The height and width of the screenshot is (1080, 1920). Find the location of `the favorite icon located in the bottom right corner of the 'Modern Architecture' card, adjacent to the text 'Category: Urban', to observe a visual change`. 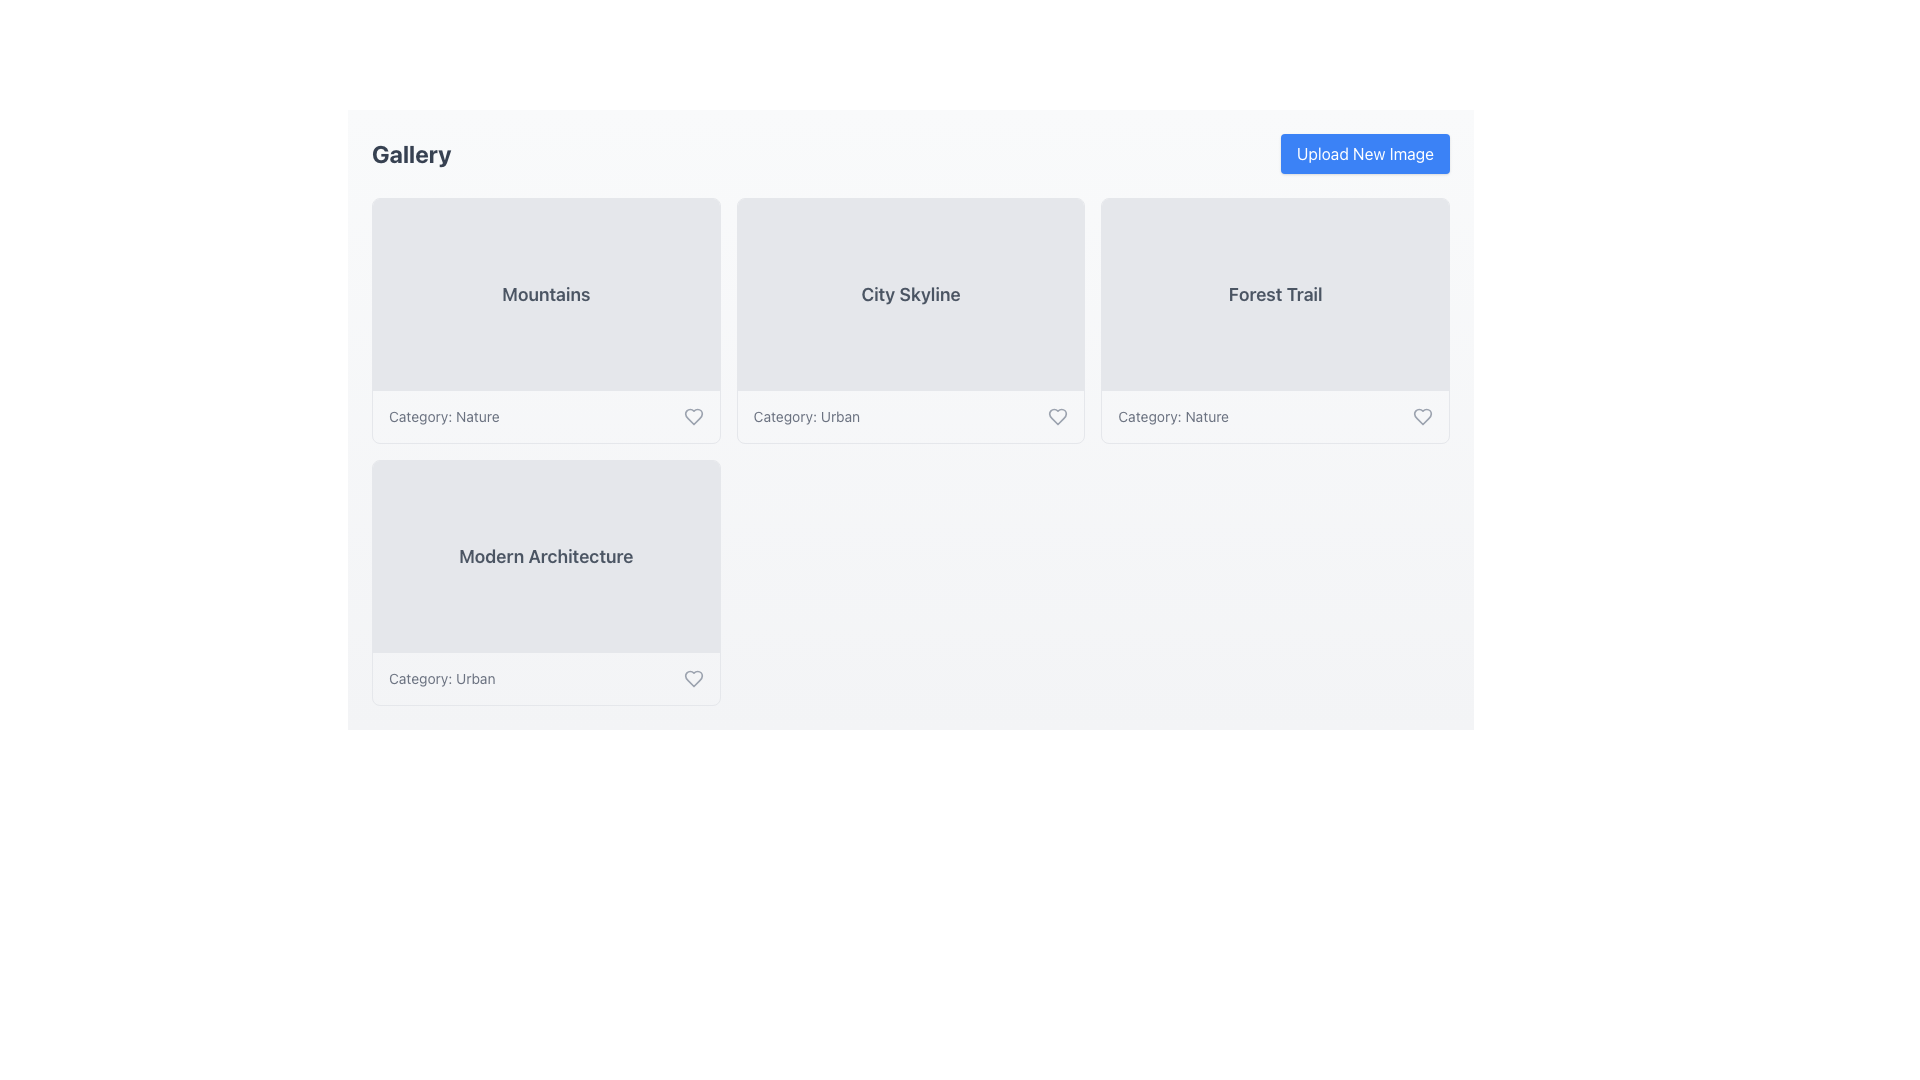

the favorite icon located in the bottom right corner of the 'Modern Architecture' card, adjacent to the text 'Category: Urban', to observe a visual change is located at coordinates (693, 677).